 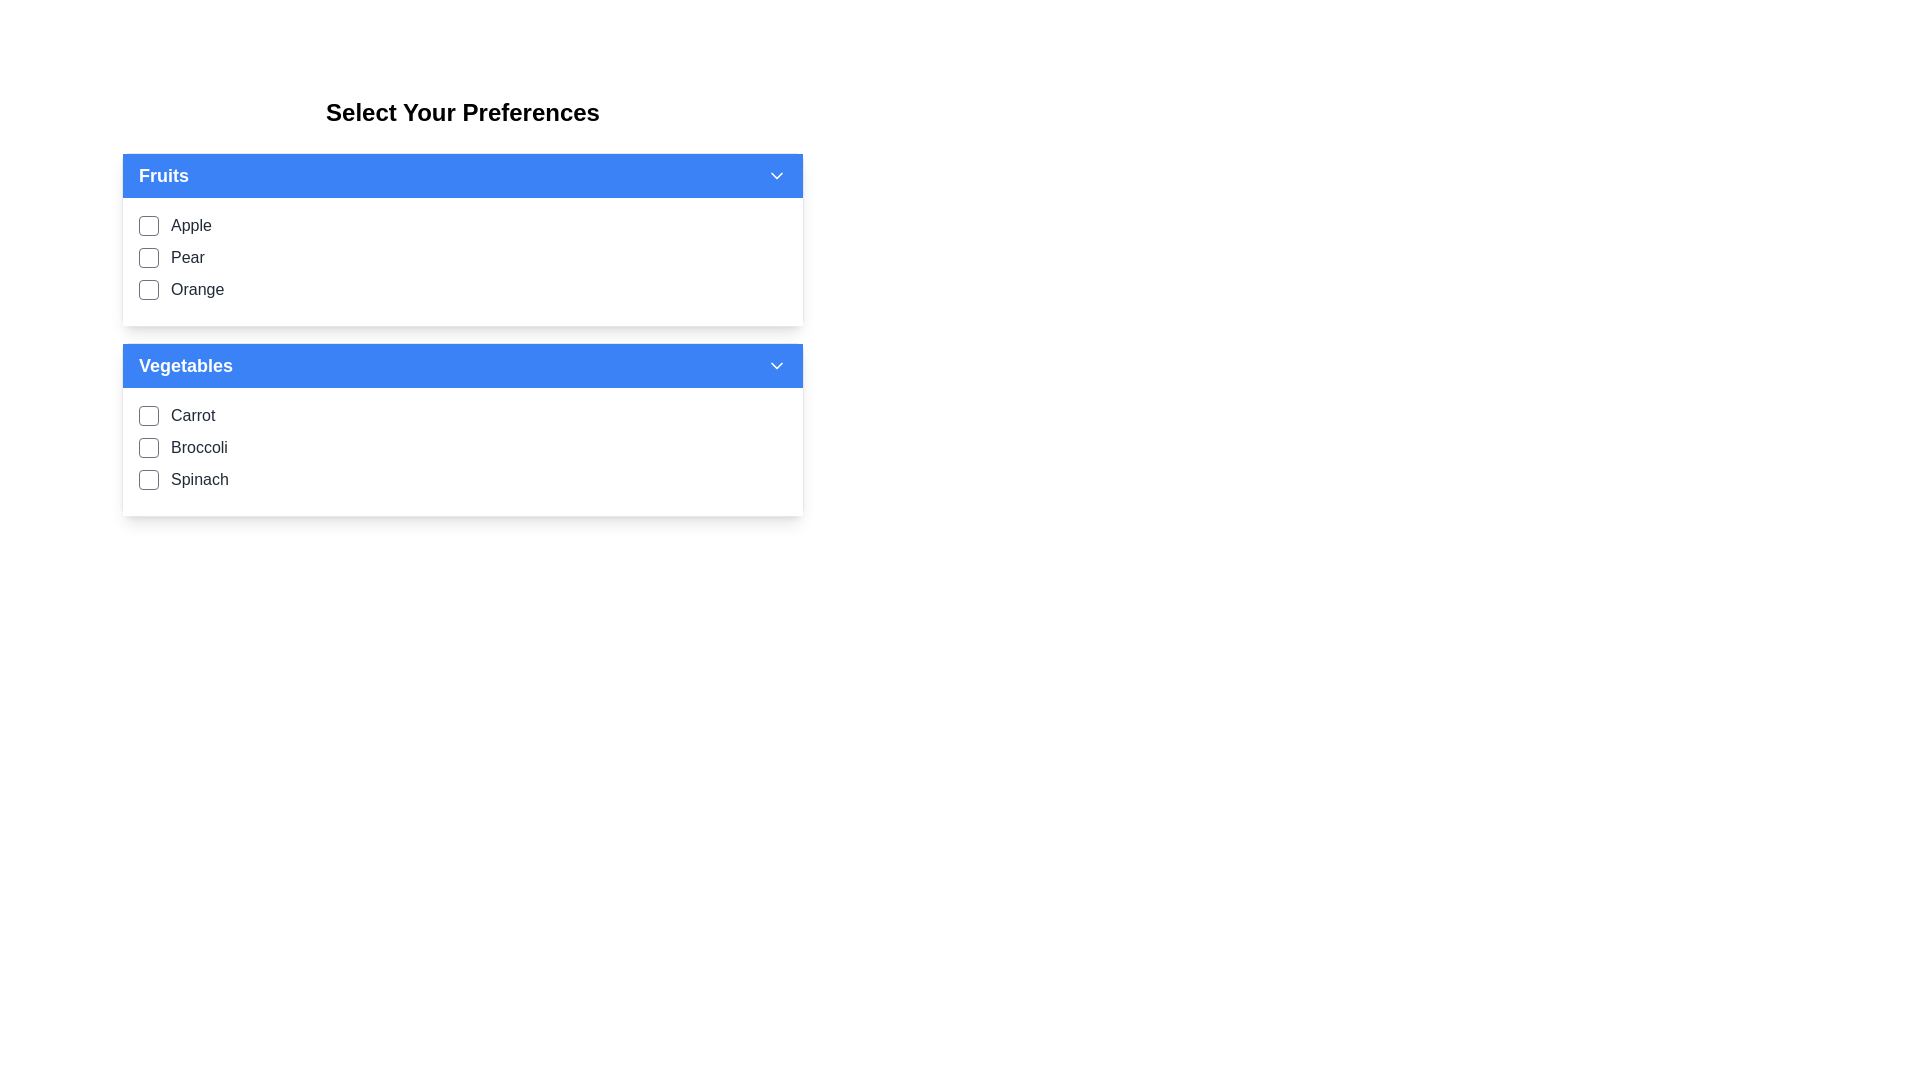 What do you see at coordinates (461, 112) in the screenshot?
I see `the bold and large-sized textual header displaying 'Select Your Preferences' located centrally at the top of the page` at bounding box center [461, 112].